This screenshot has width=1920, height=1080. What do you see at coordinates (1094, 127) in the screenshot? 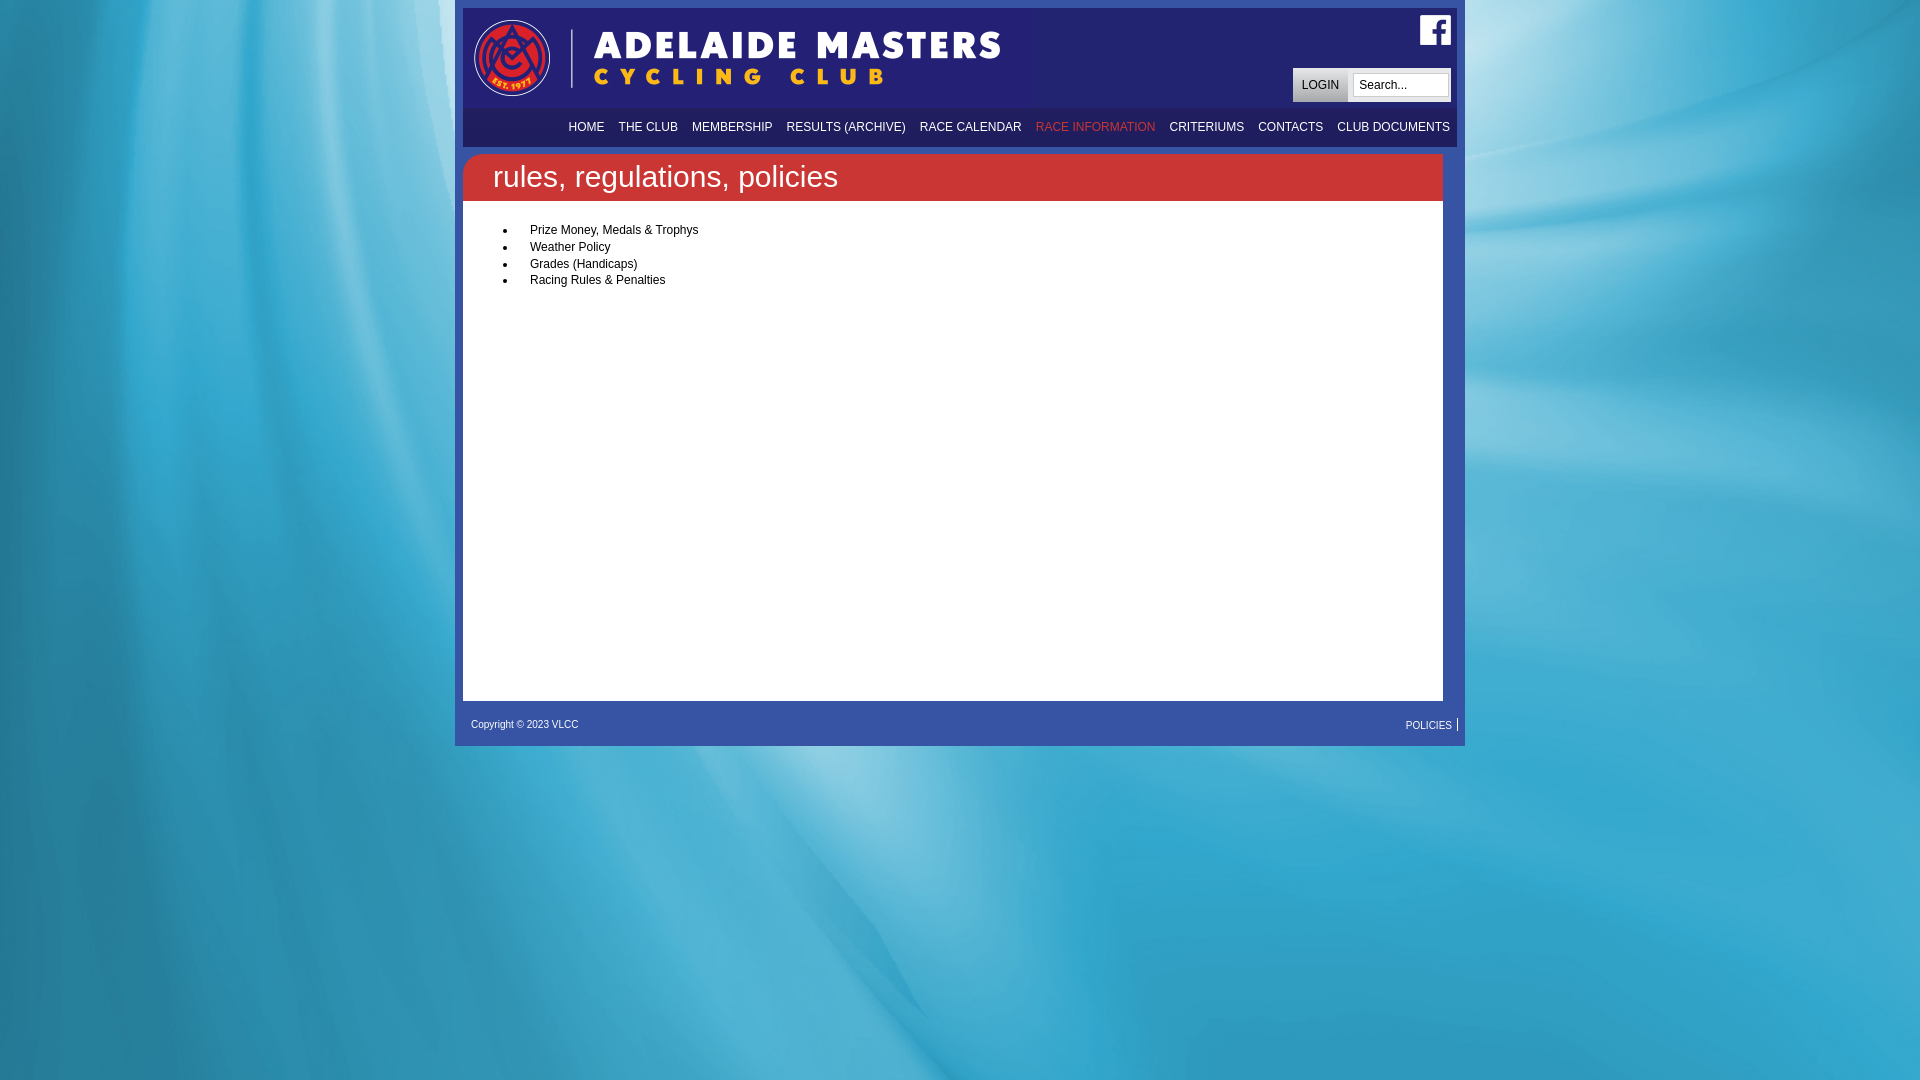
I see `'RACE INFORMATION'` at bounding box center [1094, 127].